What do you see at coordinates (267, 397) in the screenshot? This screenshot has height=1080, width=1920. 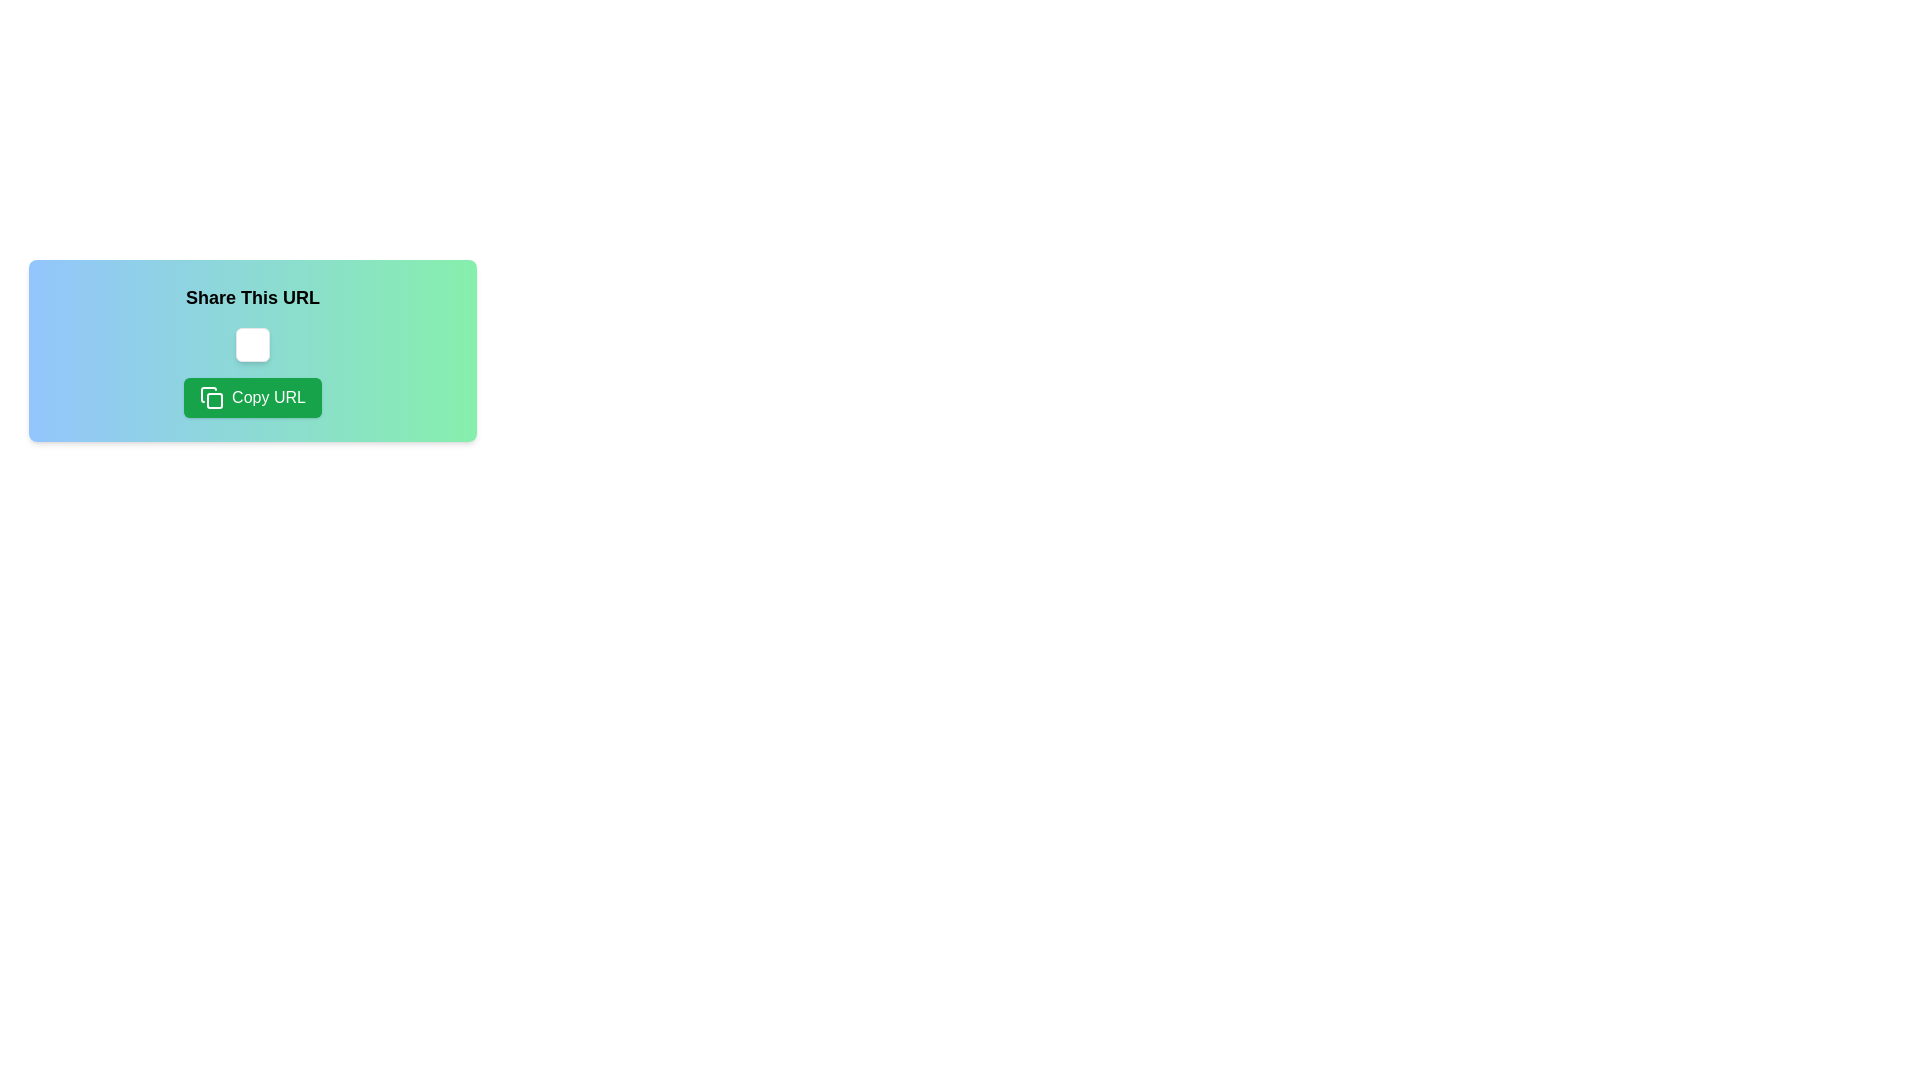 I see `text displayed on the 'Copy URL' text label, which is white and located on a green rounded rectangular button within the sharing interface` at bounding box center [267, 397].